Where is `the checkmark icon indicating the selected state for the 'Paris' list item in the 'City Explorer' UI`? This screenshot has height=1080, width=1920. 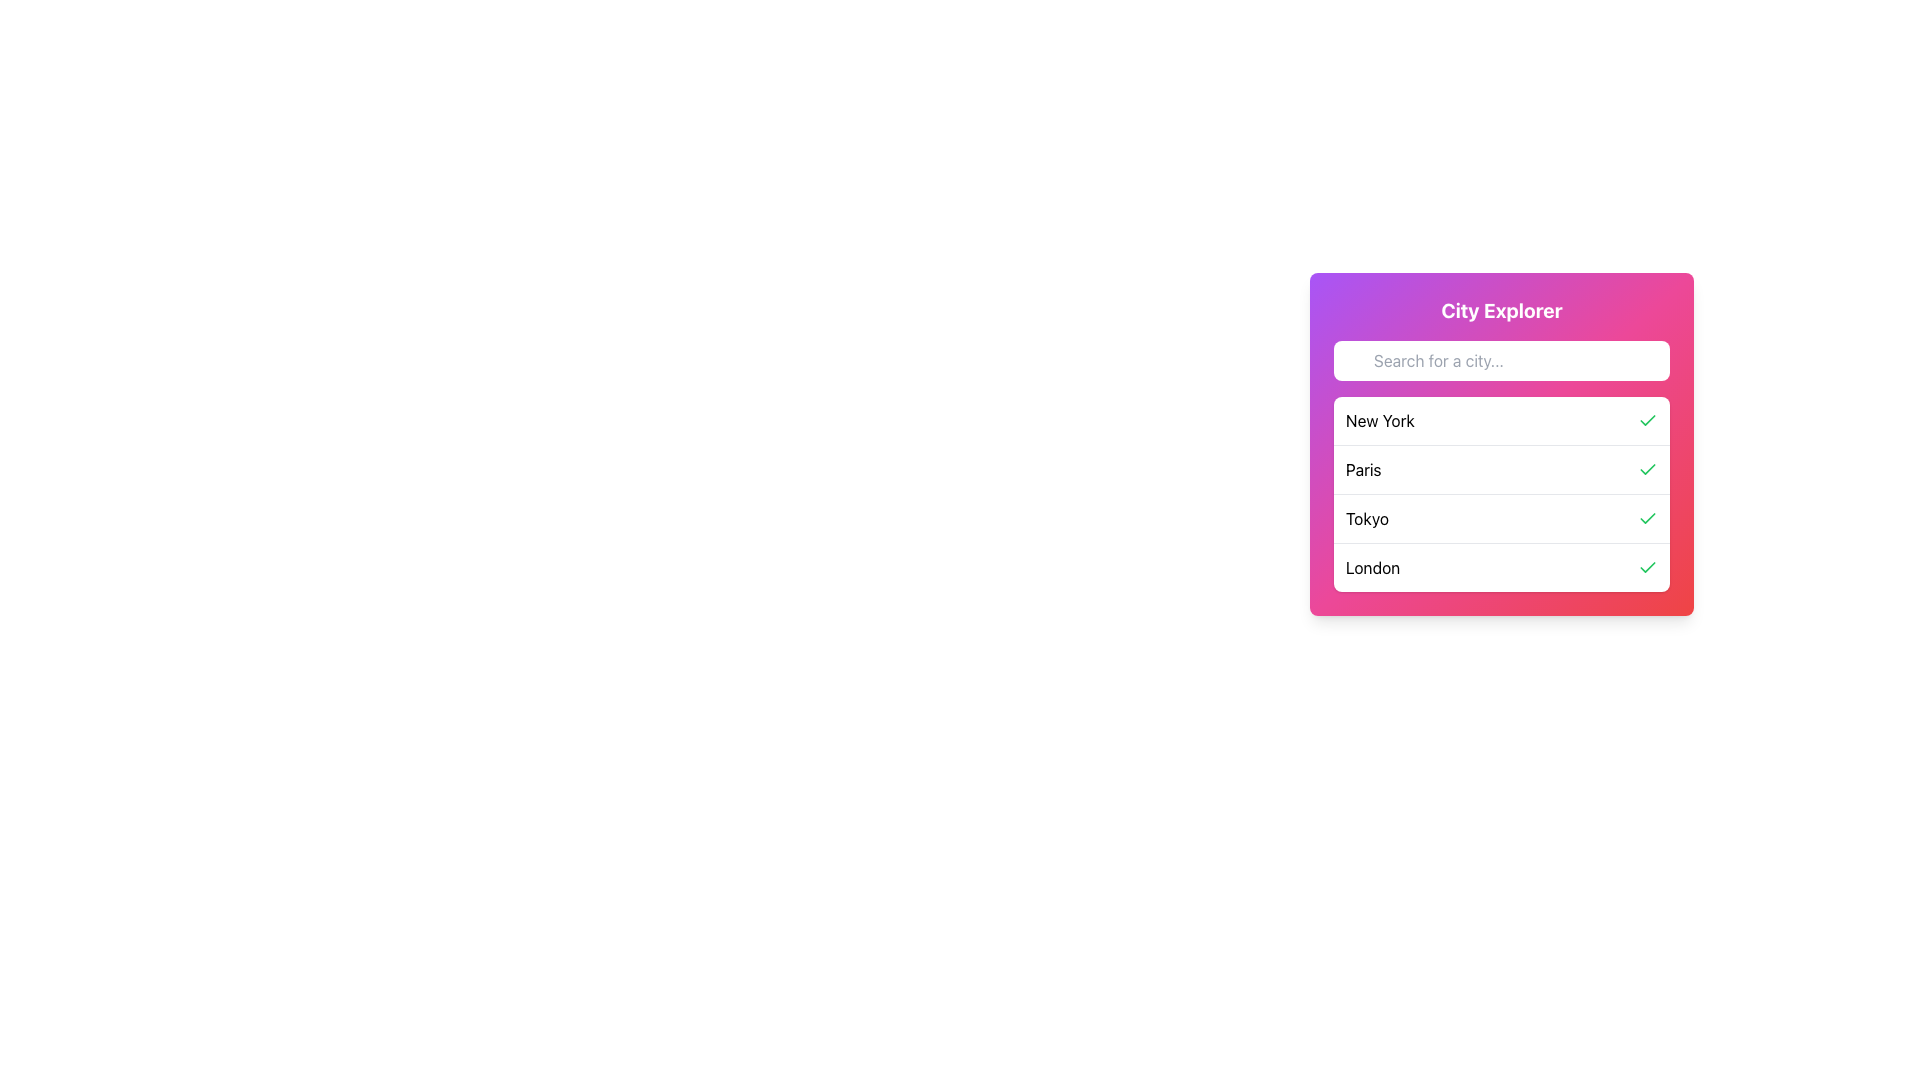 the checkmark icon indicating the selected state for the 'Paris' list item in the 'City Explorer' UI is located at coordinates (1647, 470).